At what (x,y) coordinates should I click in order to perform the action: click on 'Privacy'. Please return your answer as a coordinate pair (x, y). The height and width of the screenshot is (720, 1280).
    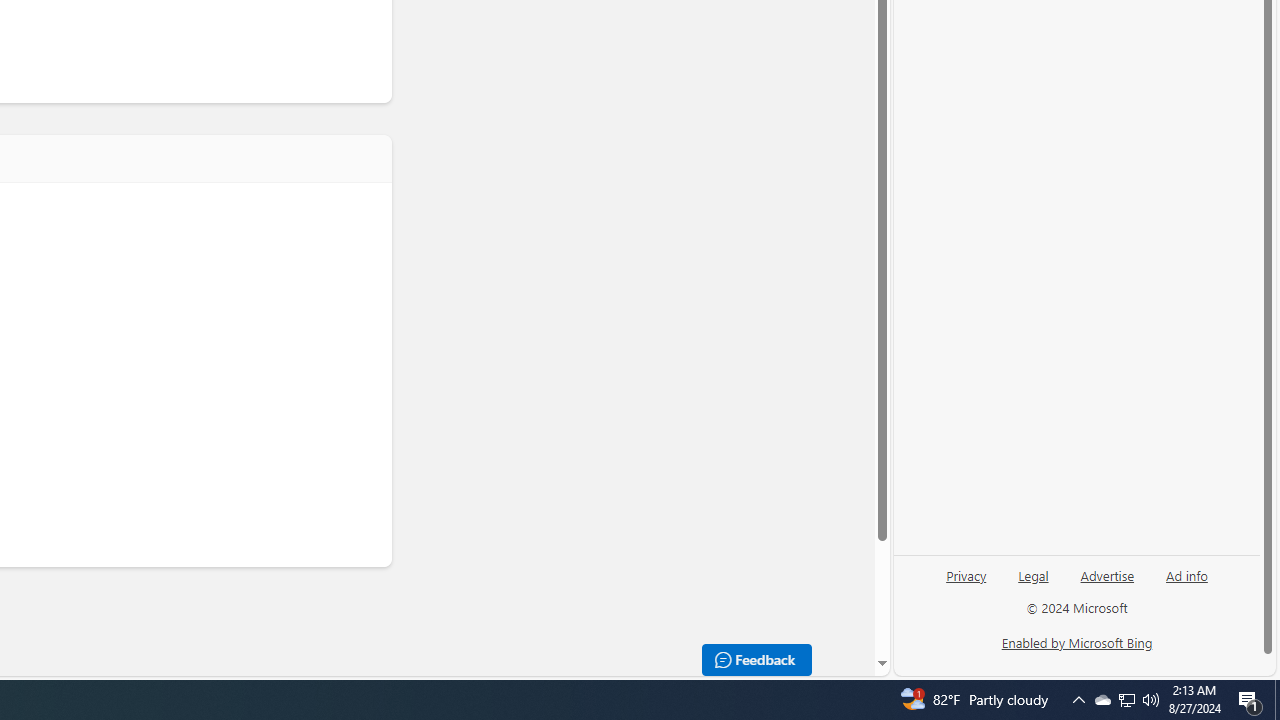
    Looking at the image, I should click on (967, 583).